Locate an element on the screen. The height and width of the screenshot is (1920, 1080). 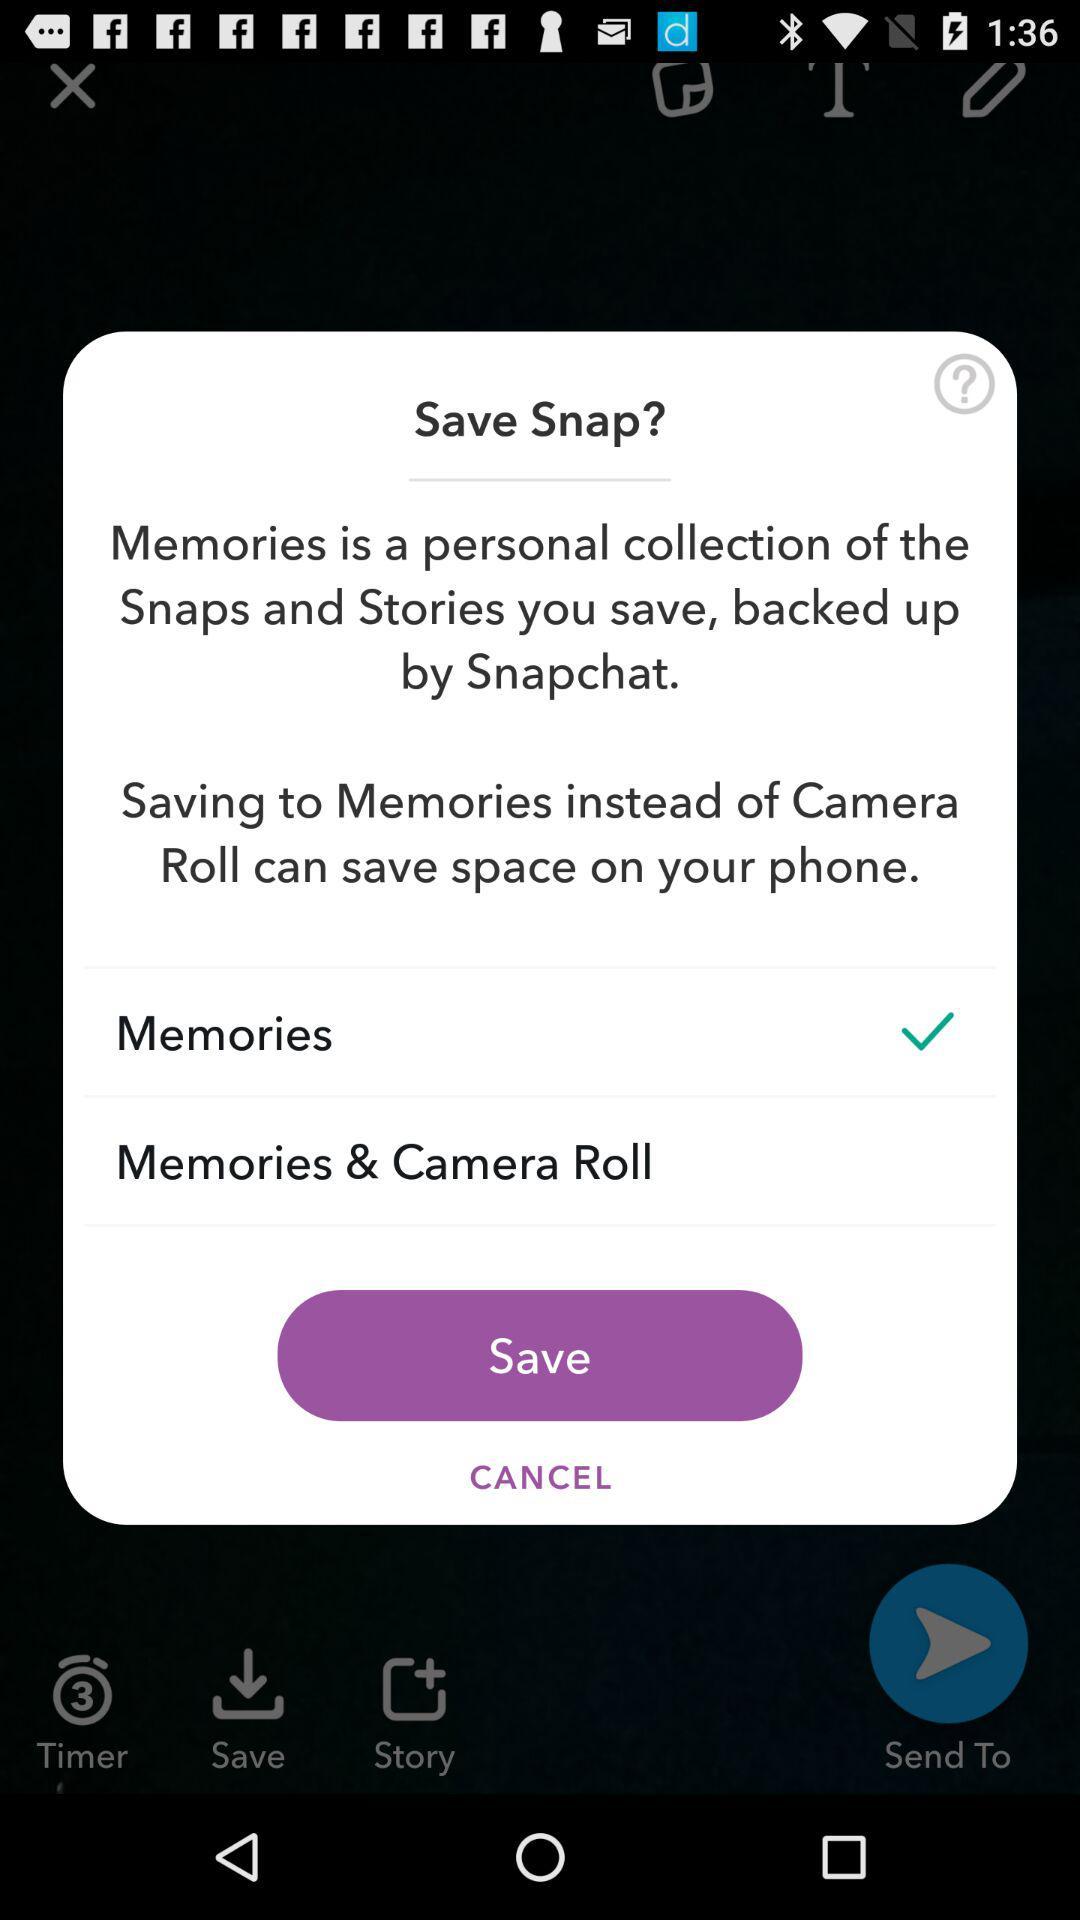
the cancel item is located at coordinates (540, 1477).